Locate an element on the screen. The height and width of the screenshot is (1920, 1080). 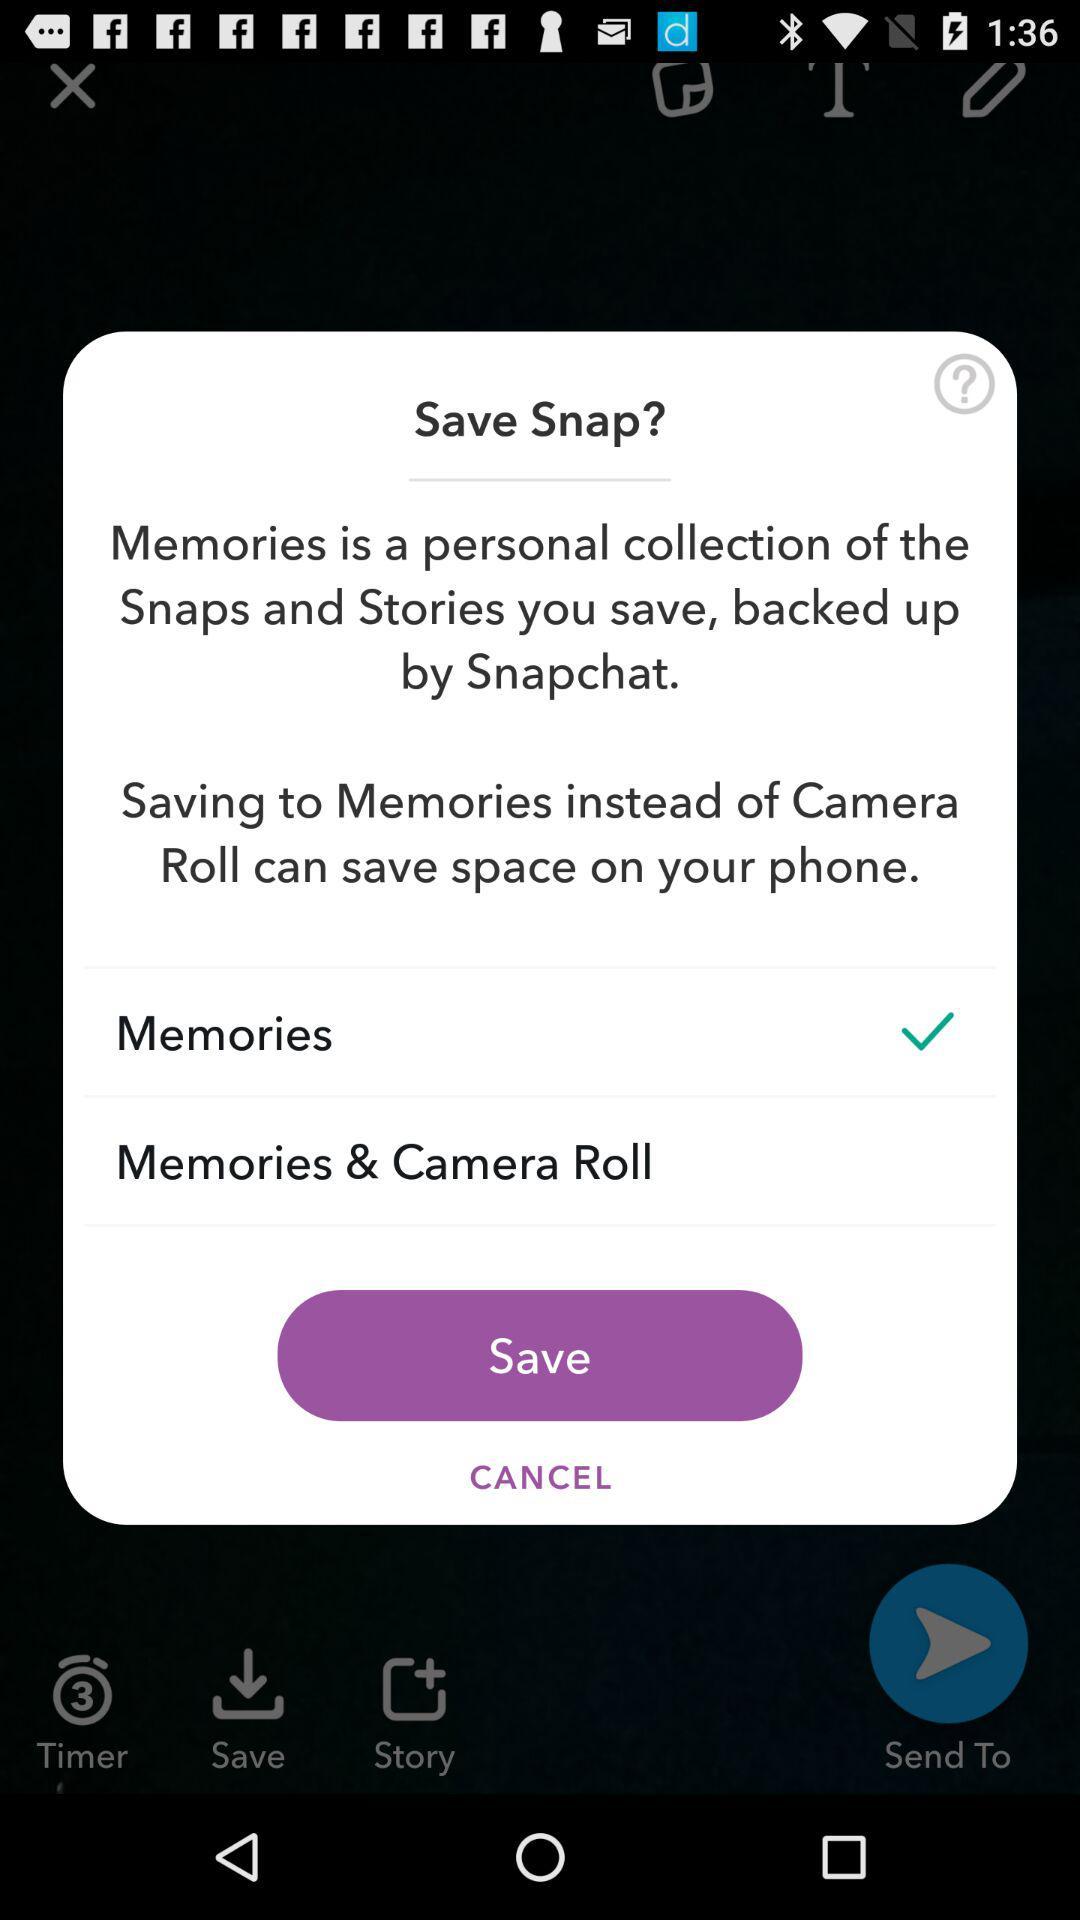
the cancel item is located at coordinates (540, 1477).